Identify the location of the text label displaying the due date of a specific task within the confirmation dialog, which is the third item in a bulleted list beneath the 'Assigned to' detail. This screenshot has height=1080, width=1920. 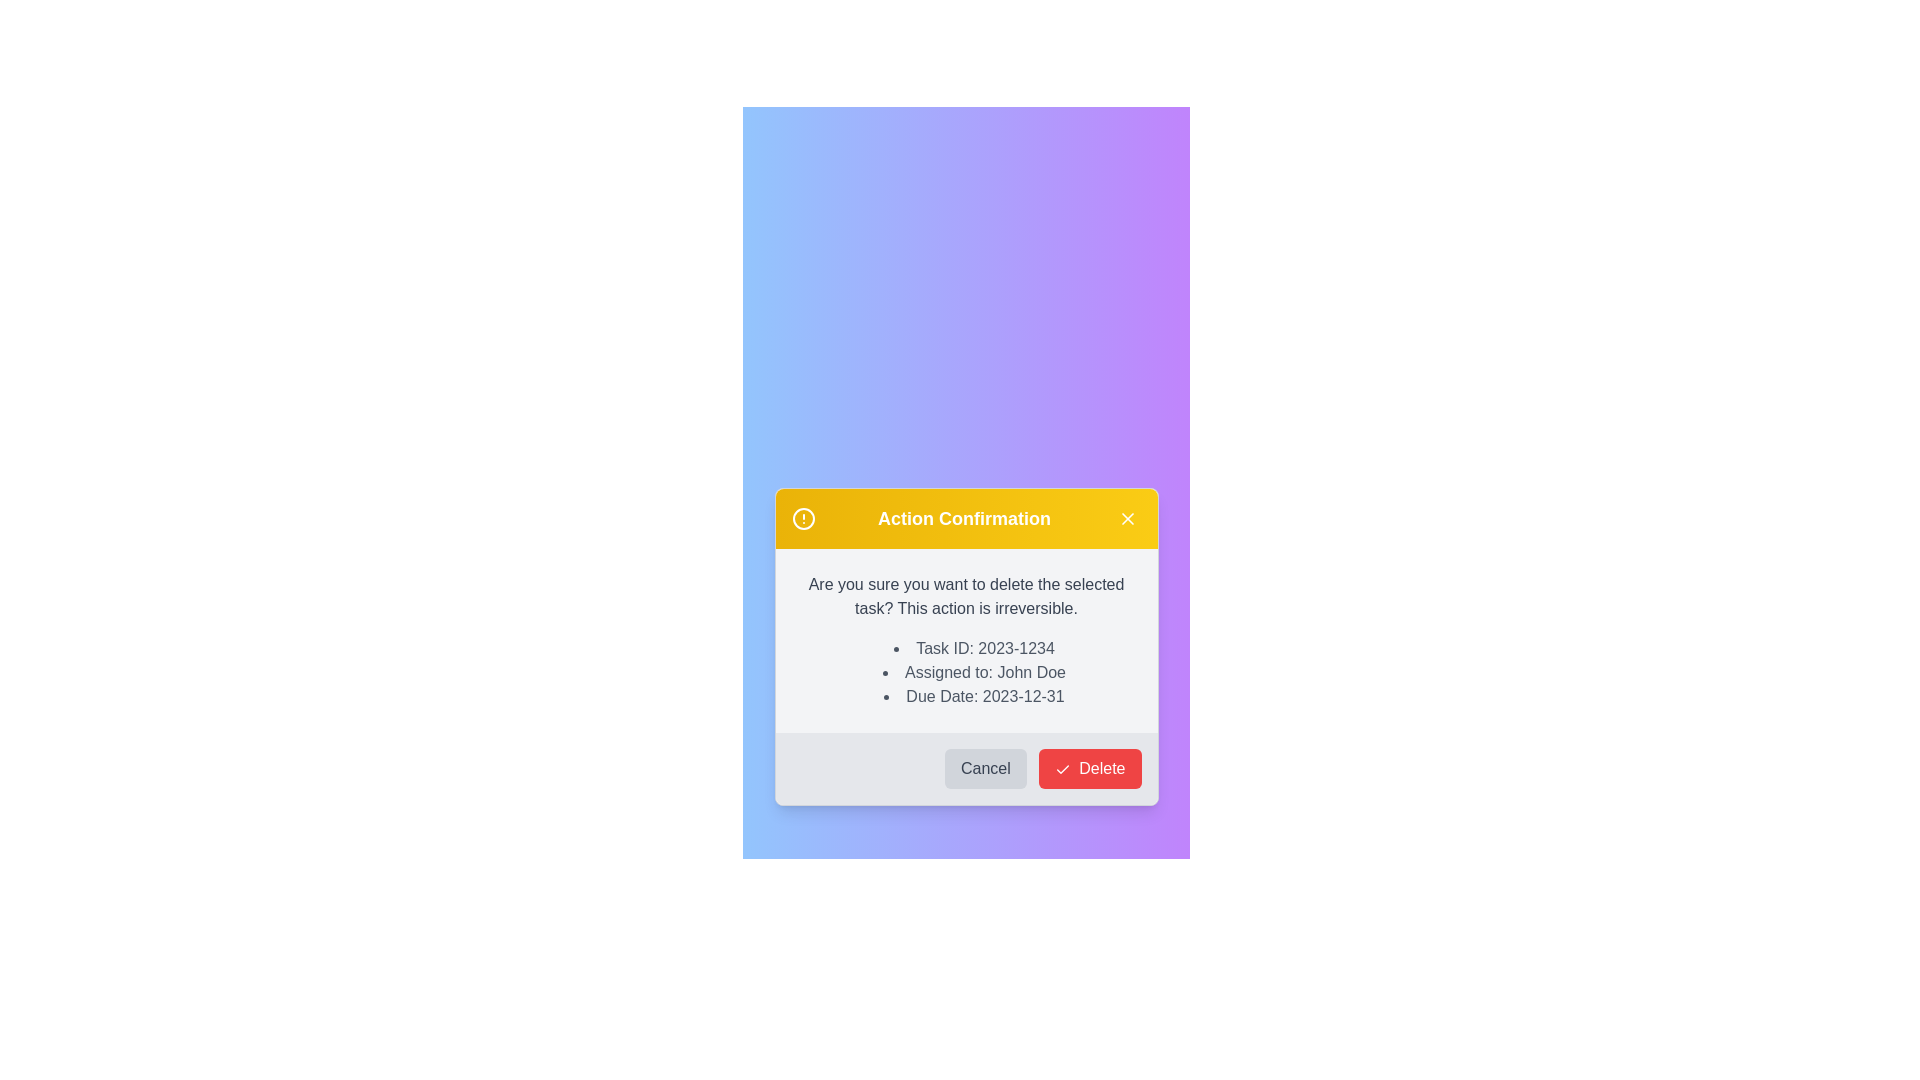
(974, 696).